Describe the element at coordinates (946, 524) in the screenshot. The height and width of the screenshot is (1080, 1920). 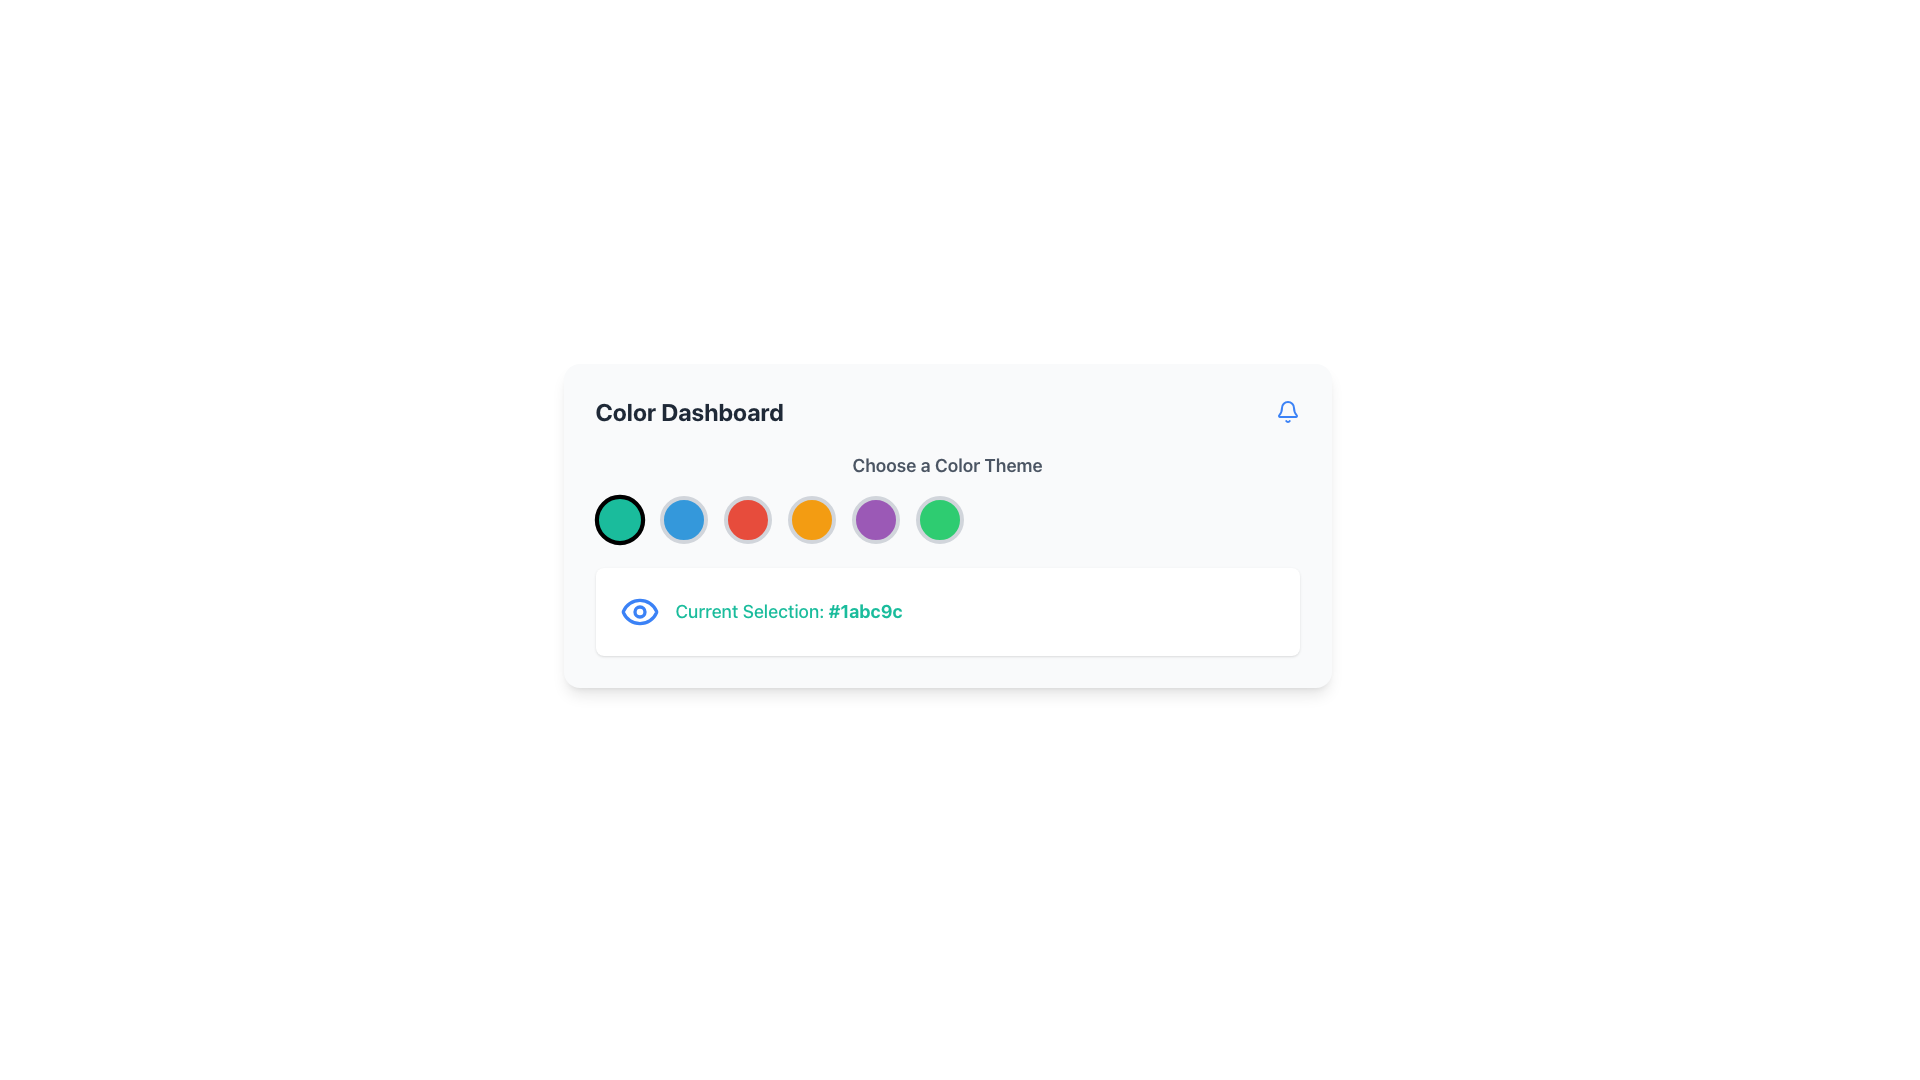
I see `the fifth circular button in the color theme selector` at that location.